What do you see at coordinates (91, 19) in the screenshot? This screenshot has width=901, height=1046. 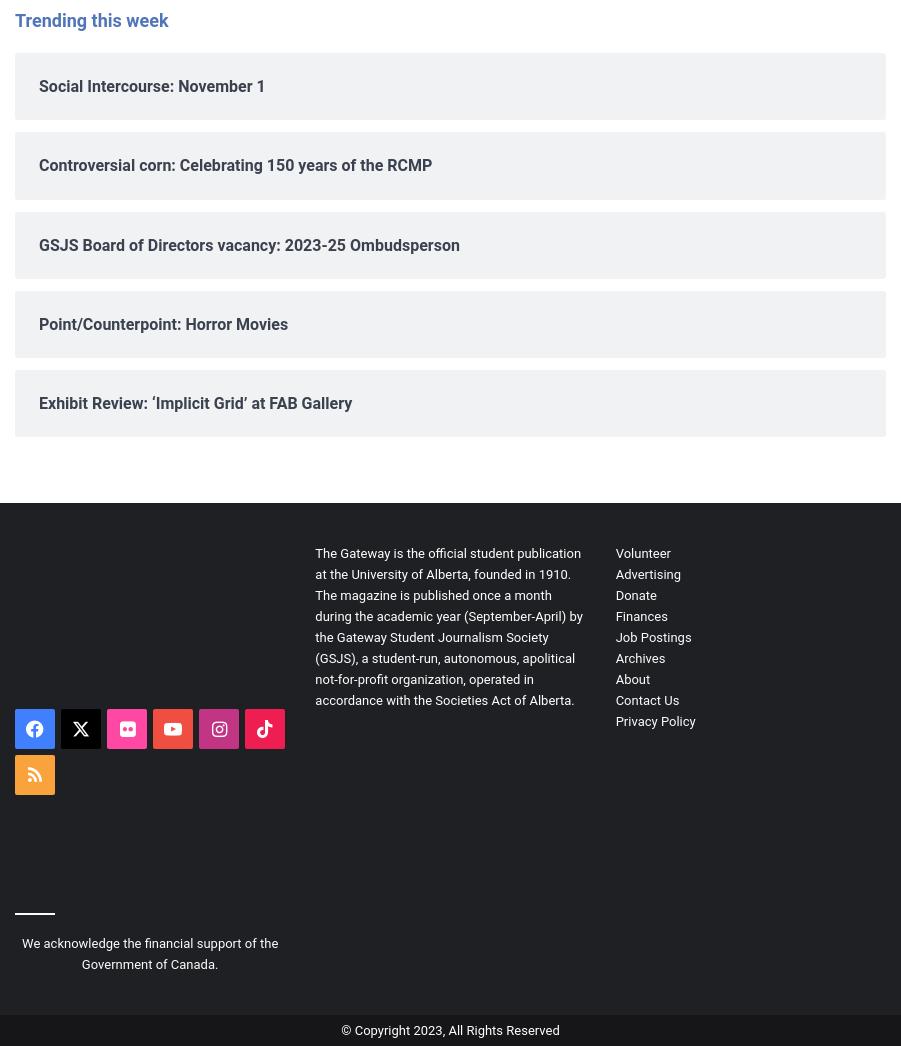 I see `'Trending this week'` at bounding box center [91, 19].